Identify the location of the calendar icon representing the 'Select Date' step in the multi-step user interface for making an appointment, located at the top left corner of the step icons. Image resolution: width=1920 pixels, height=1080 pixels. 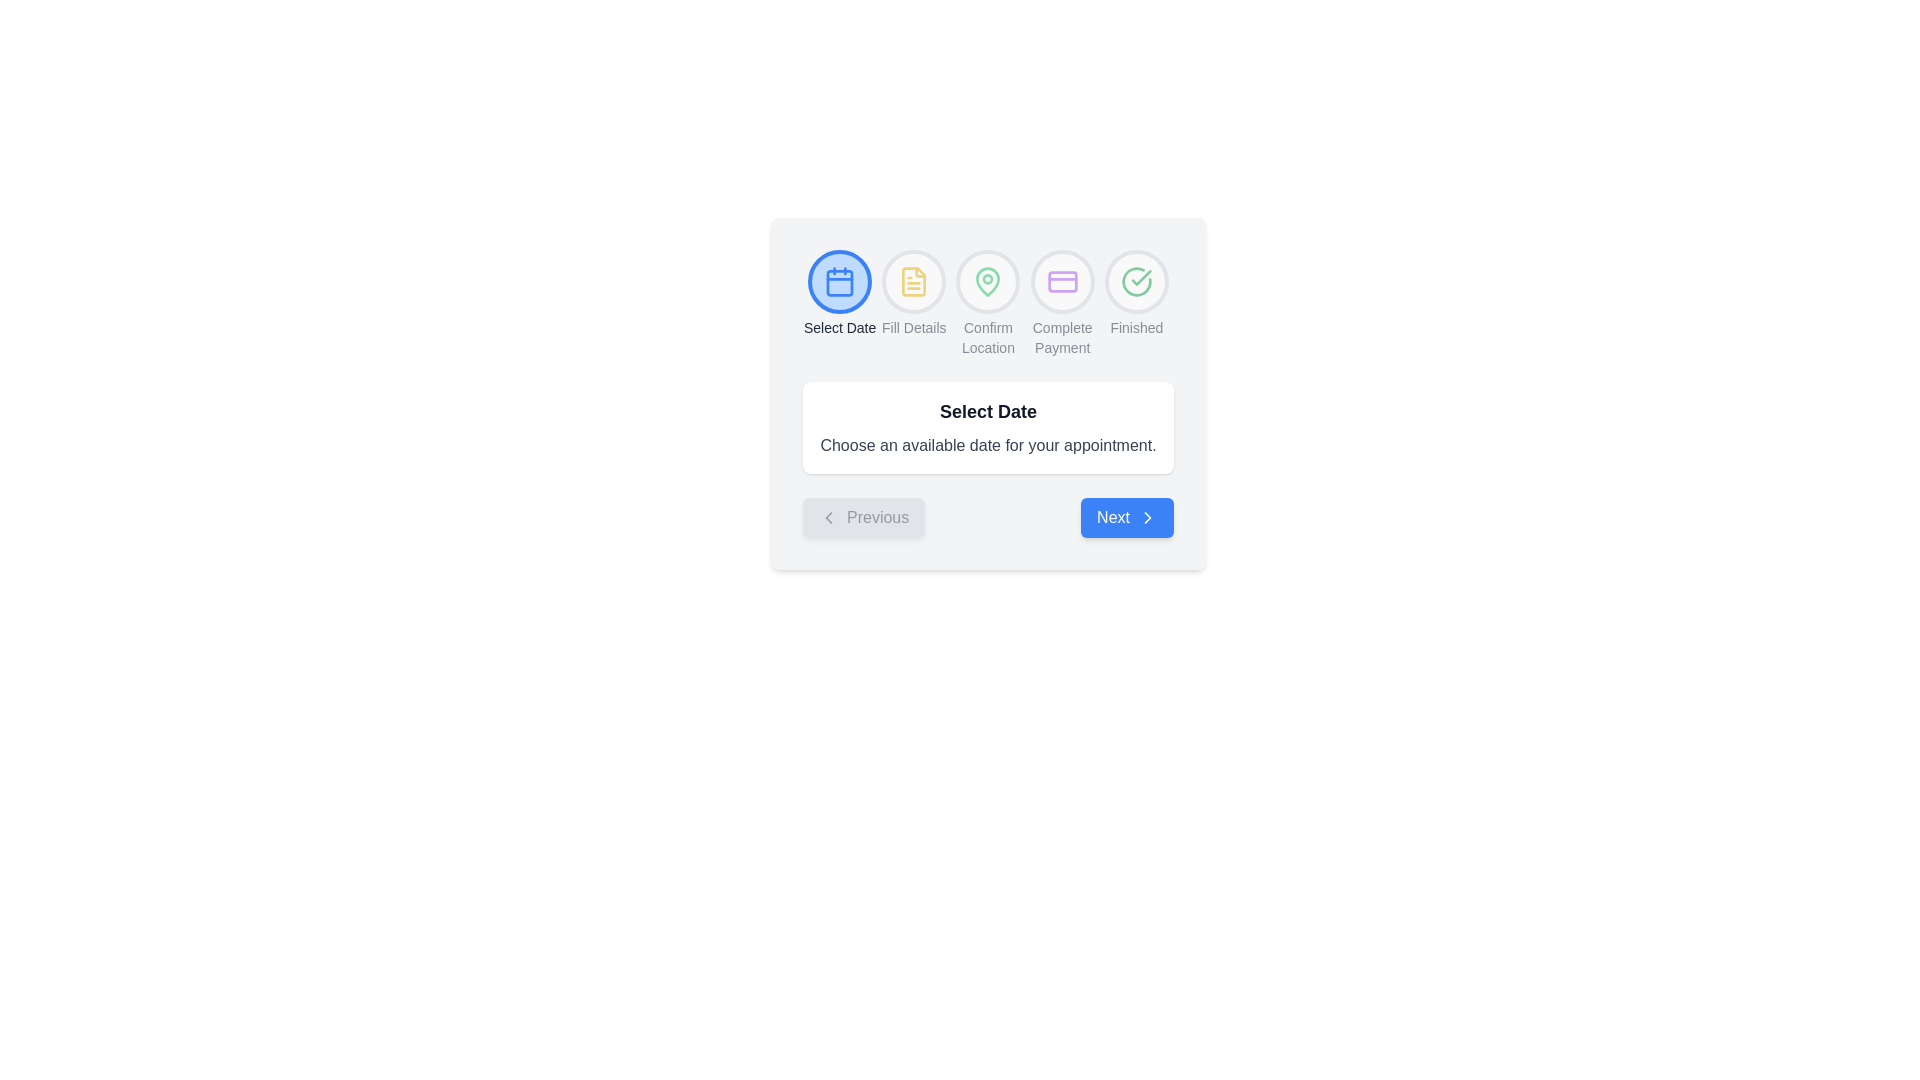
(840, 281).